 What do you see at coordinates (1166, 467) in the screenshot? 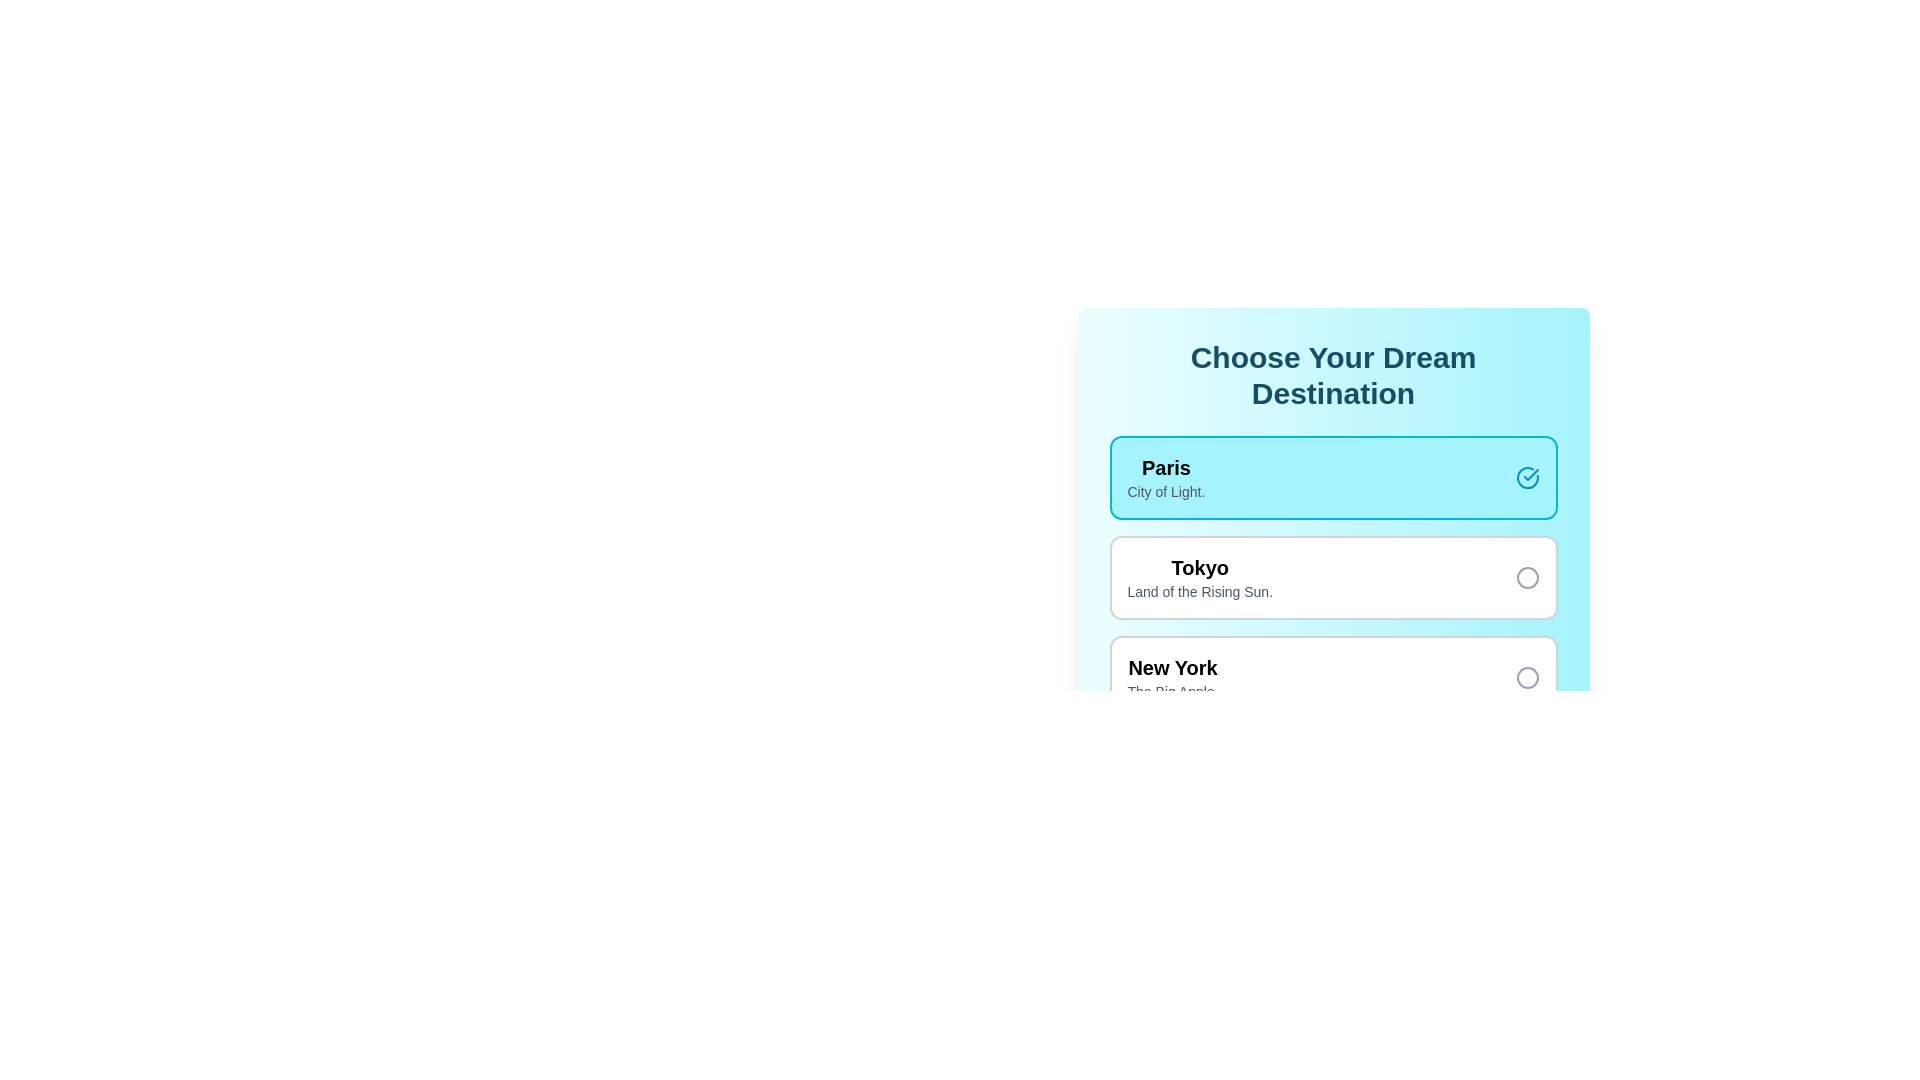
I see `the text label representing 'Paris' within the list of selectable options for navigation in the travel-themed interface` at bounding box center [1166, 467].